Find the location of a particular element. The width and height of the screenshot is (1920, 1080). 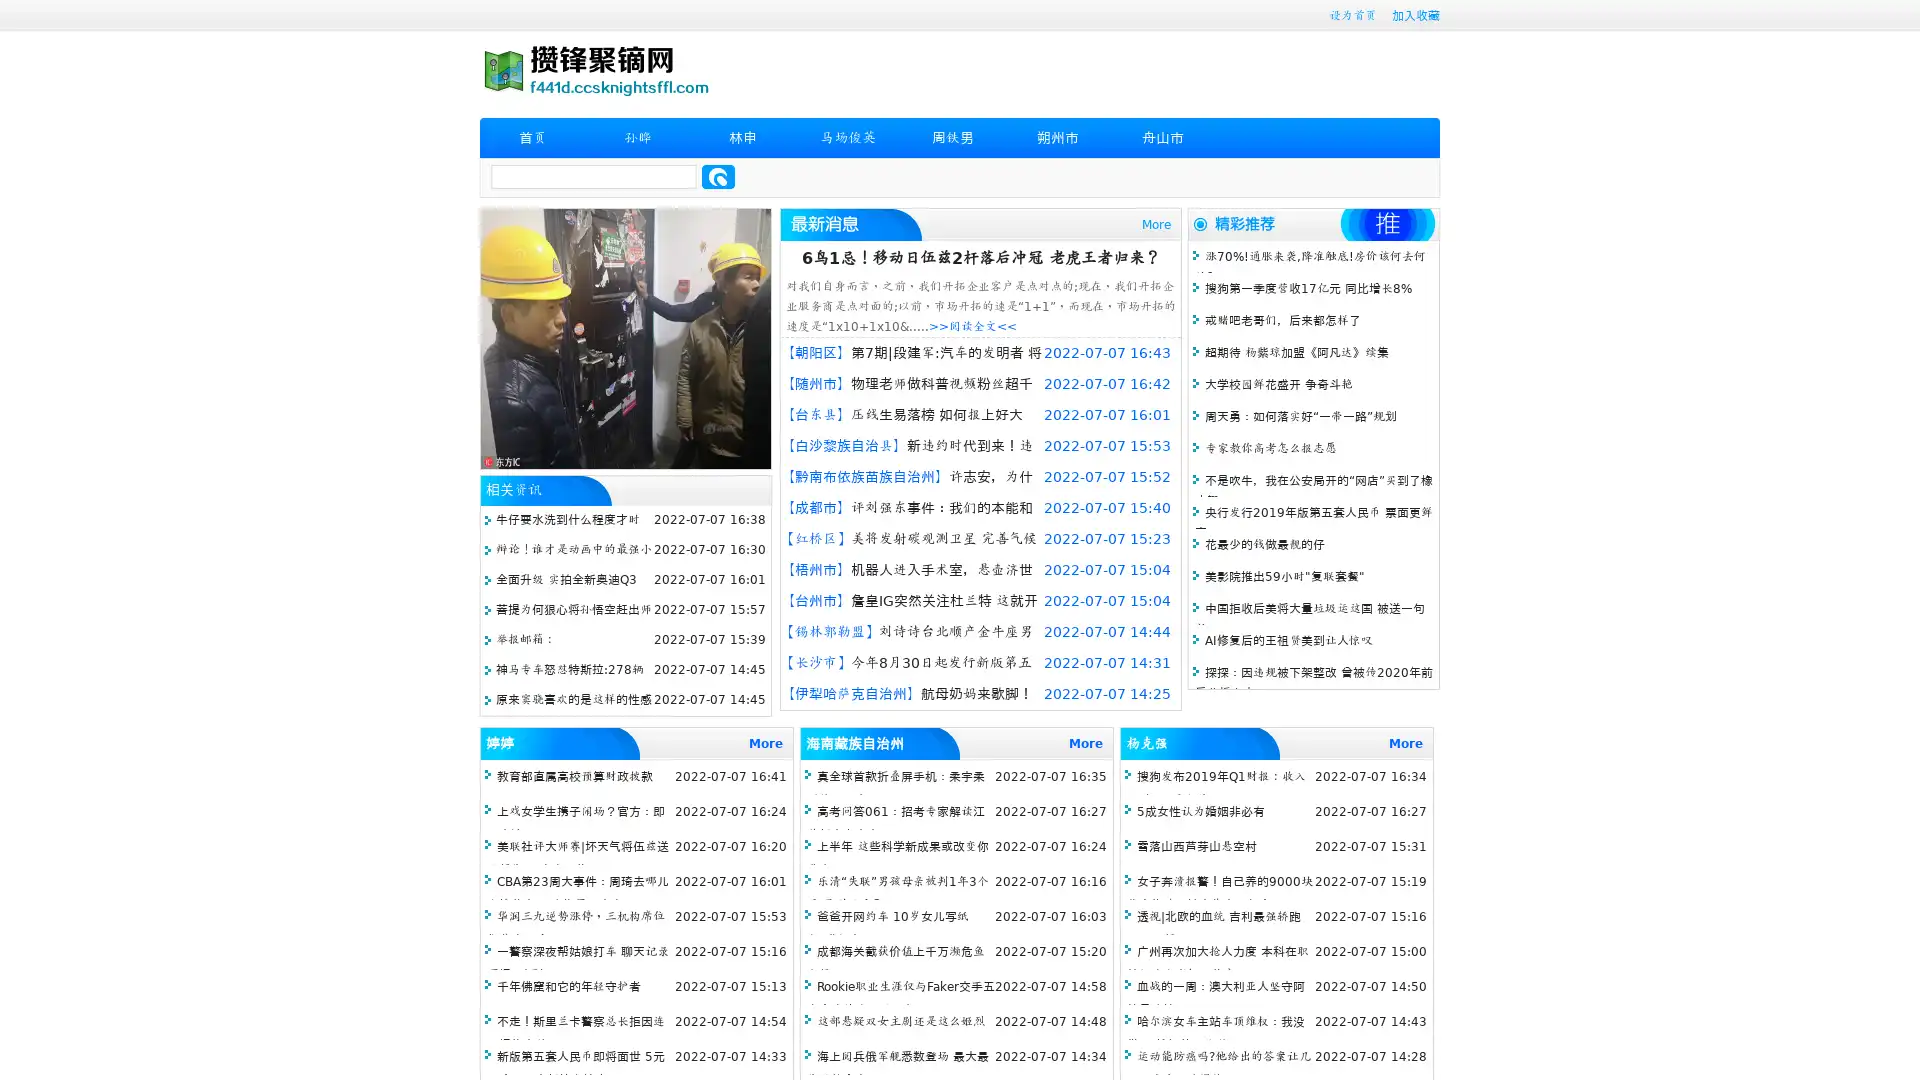

Search is located at coordinates (718, 176).